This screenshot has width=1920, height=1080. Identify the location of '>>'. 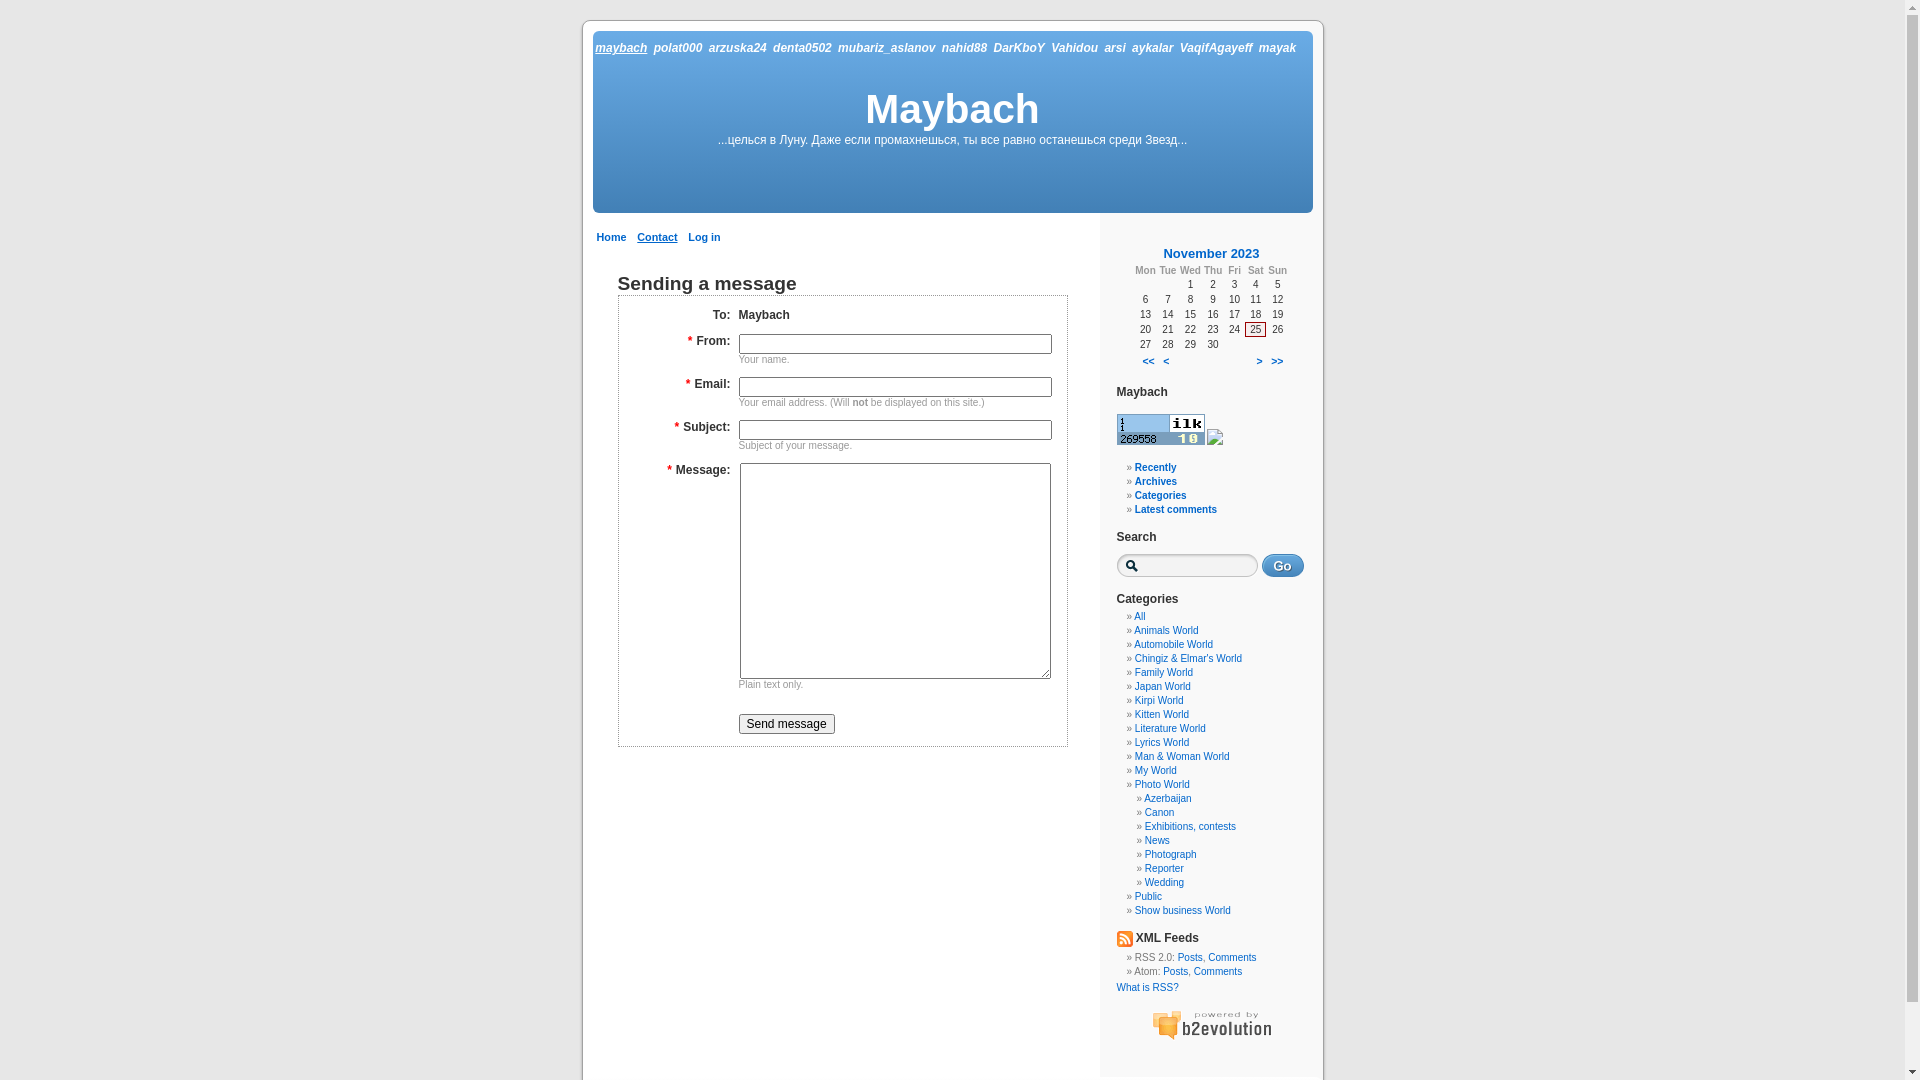
(1275, 361).